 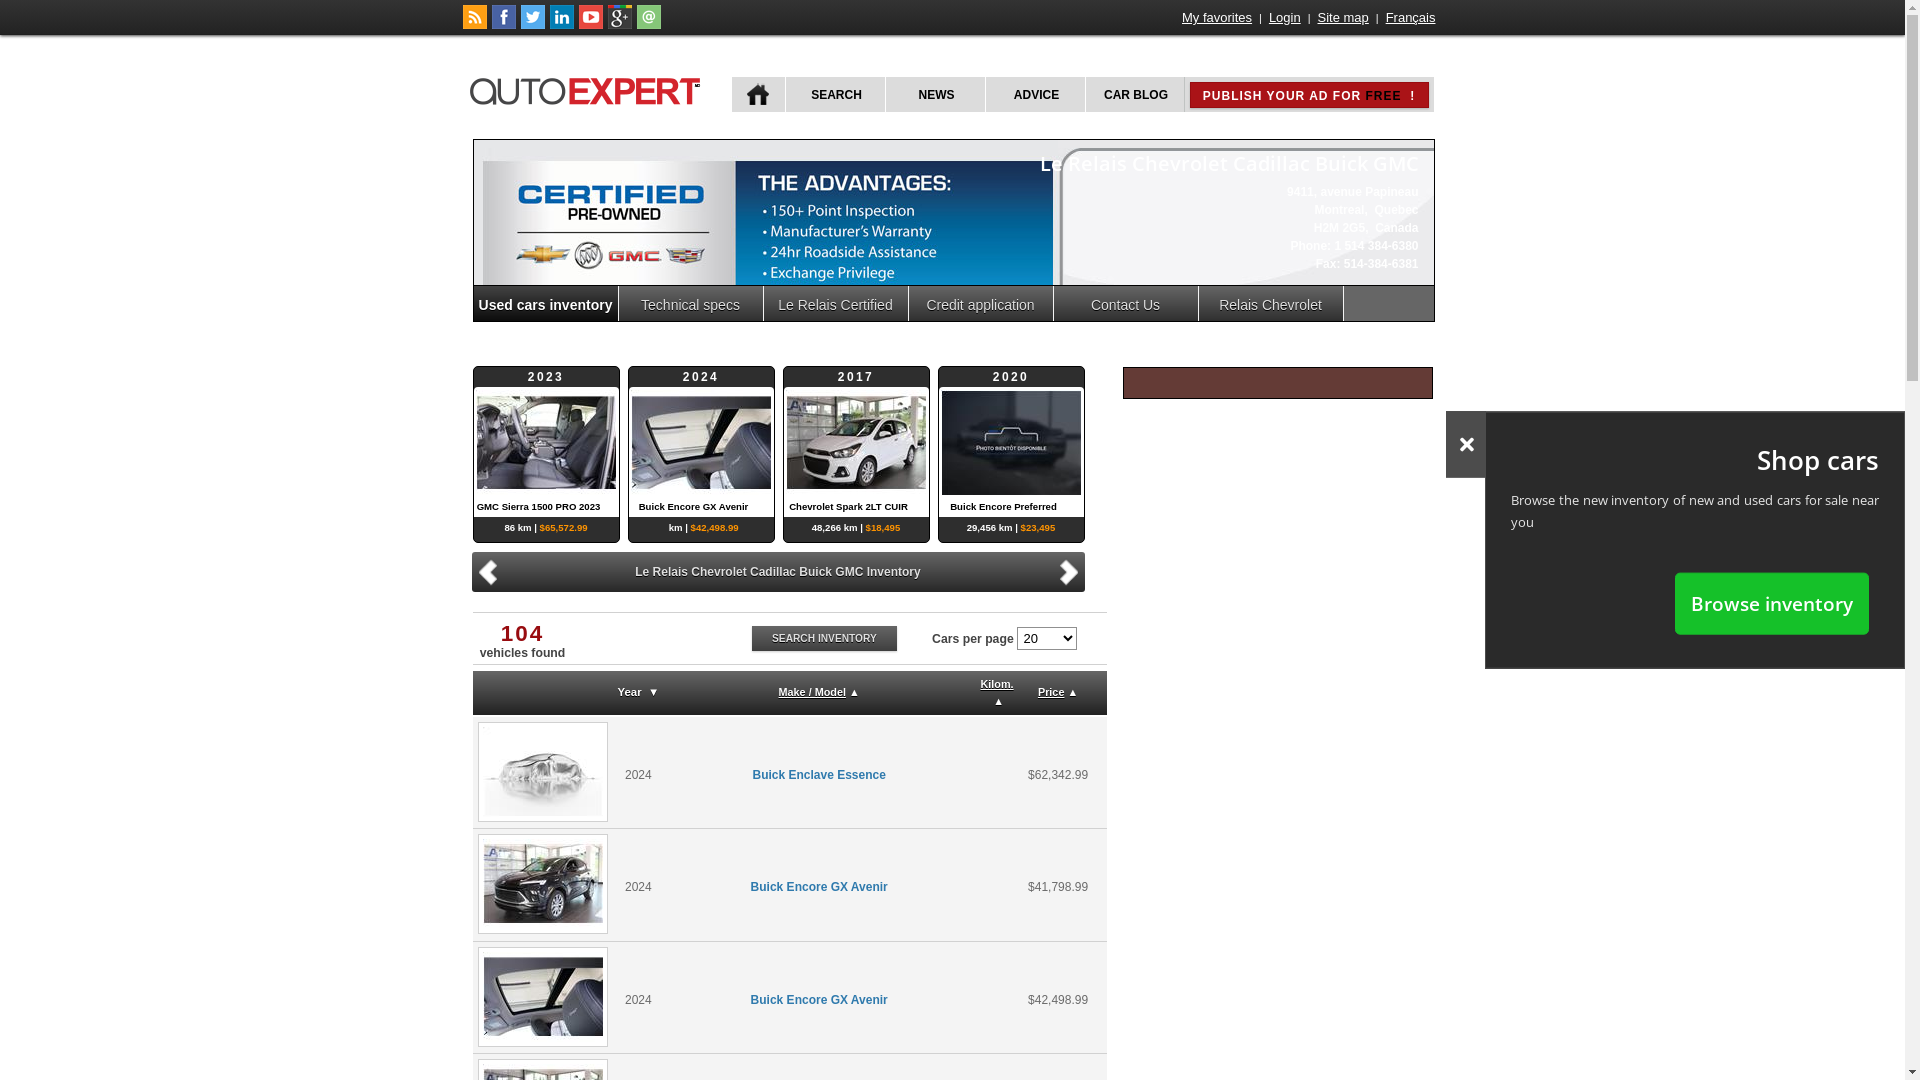 What do you see at coordinates (588, 87) in the screenshot?
I see `'autoExpert.ca'` at bounding box center [588, 87].